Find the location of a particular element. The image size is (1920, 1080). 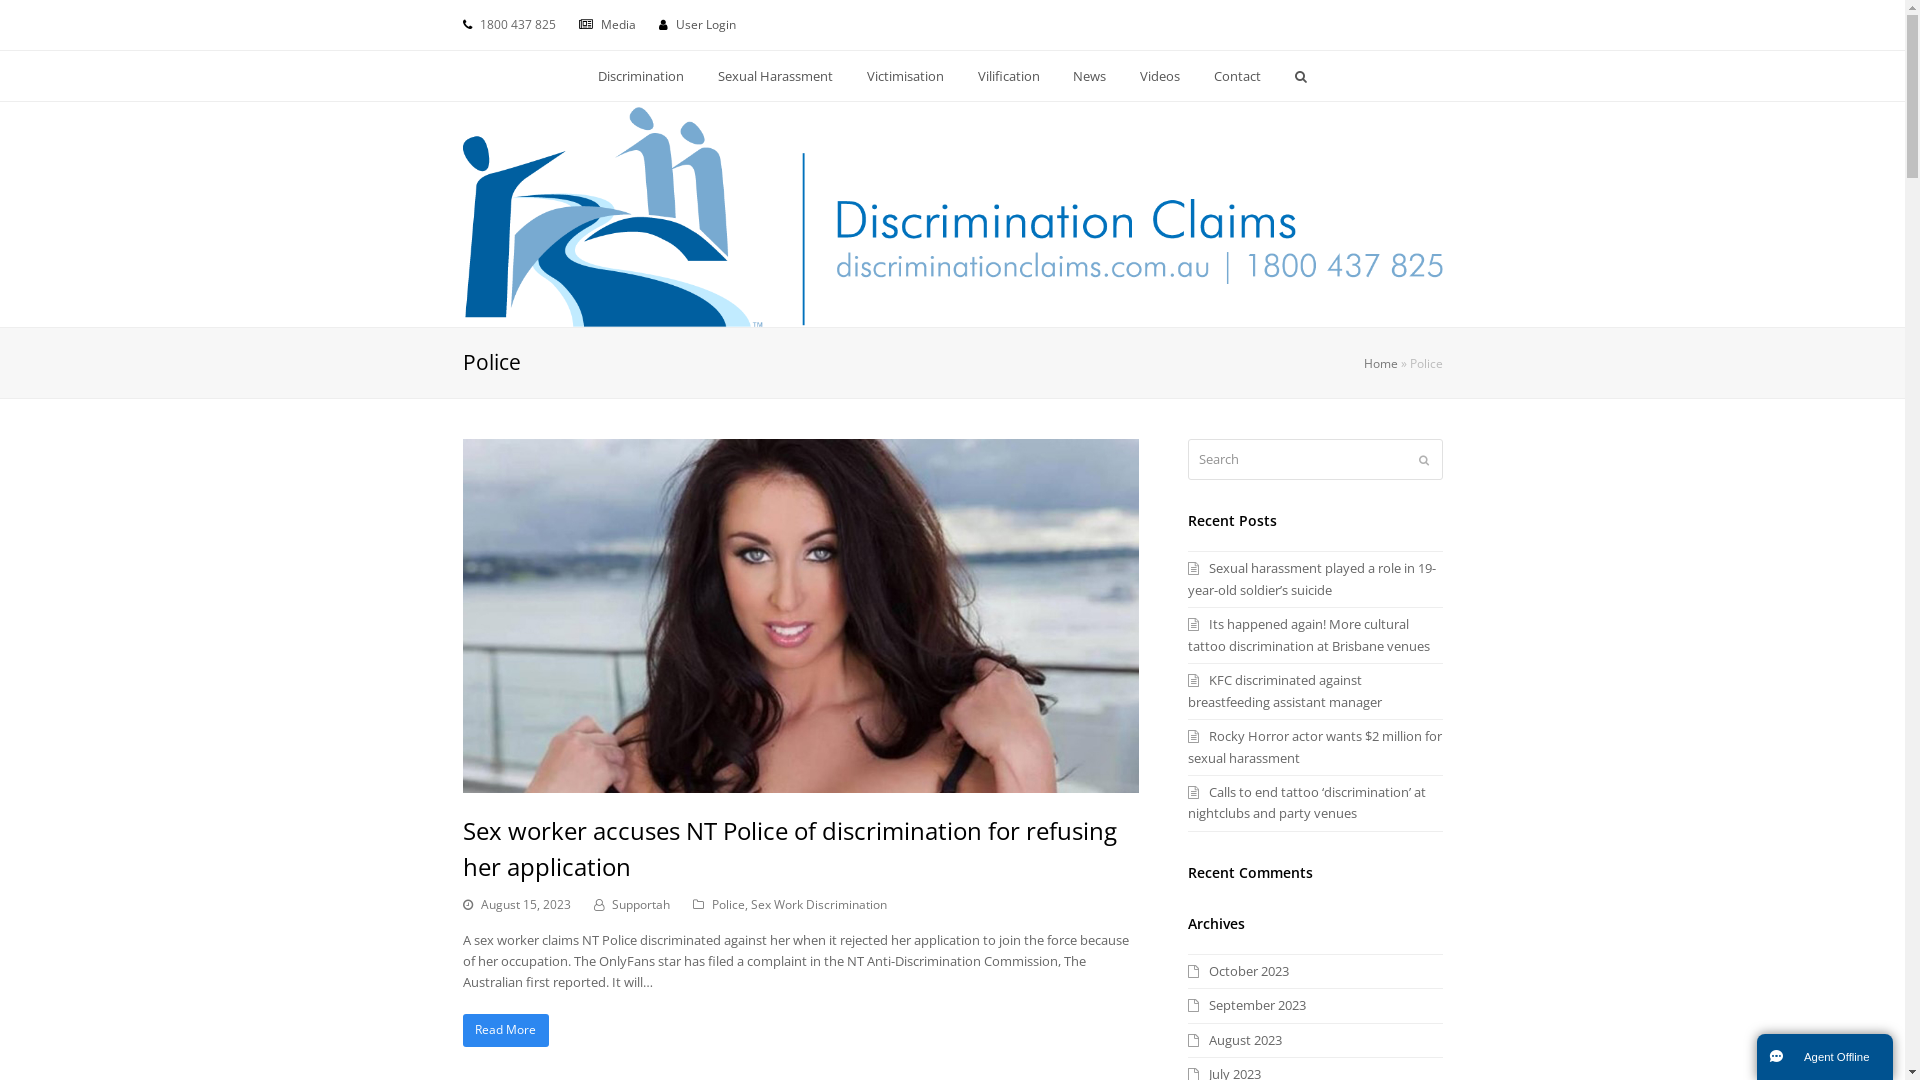

'Sexual Harassment' is located at coordinates (702, 75).